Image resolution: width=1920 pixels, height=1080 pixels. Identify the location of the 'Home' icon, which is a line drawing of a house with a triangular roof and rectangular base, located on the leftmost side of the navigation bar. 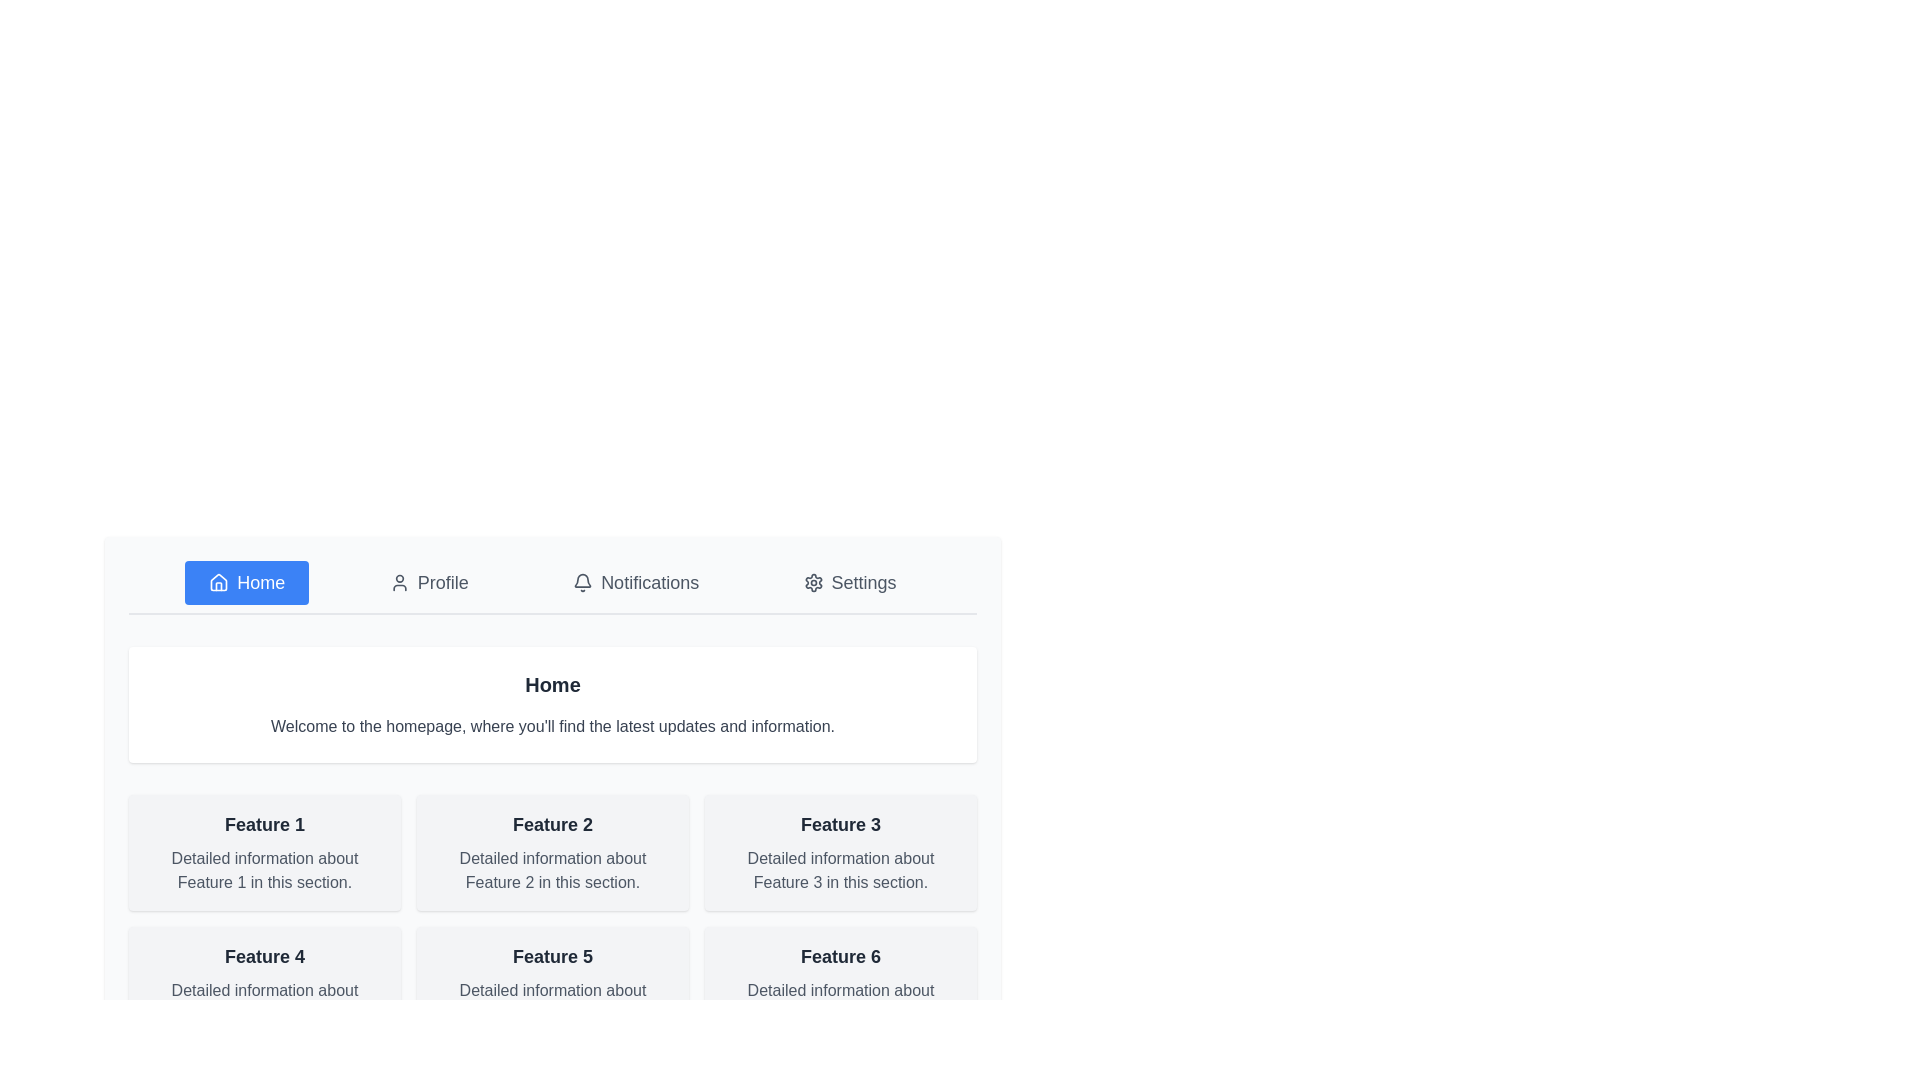
(219, 582).